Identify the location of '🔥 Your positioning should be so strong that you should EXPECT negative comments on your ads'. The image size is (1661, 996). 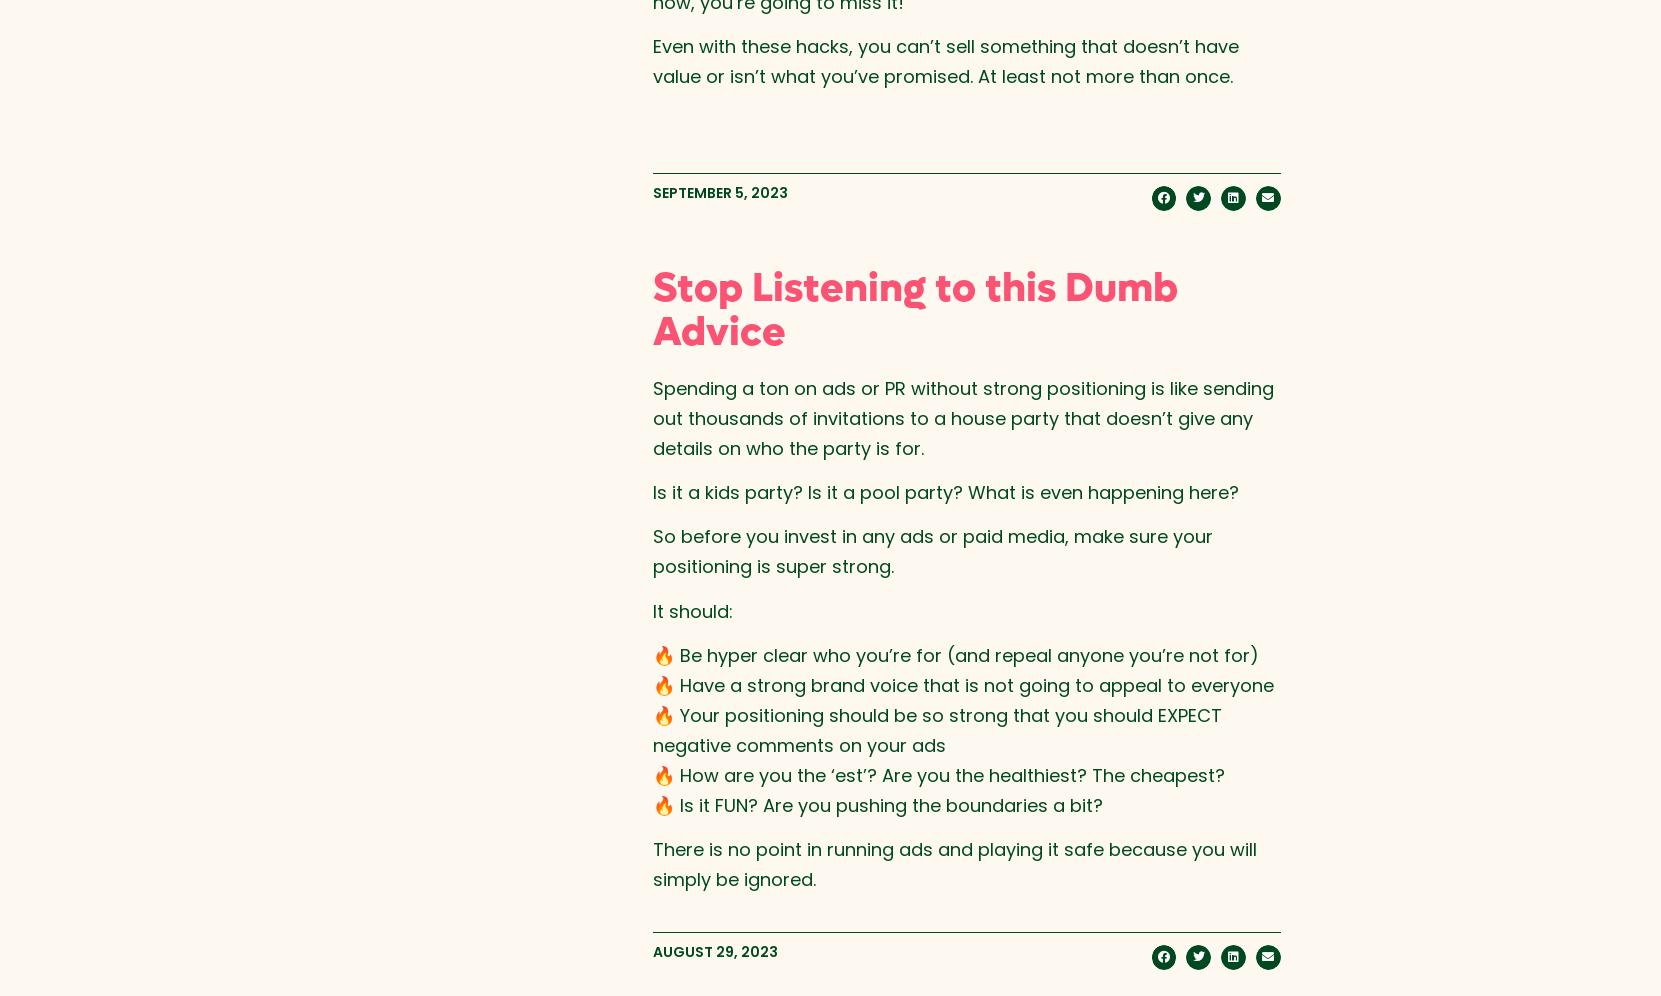
(651, 729).